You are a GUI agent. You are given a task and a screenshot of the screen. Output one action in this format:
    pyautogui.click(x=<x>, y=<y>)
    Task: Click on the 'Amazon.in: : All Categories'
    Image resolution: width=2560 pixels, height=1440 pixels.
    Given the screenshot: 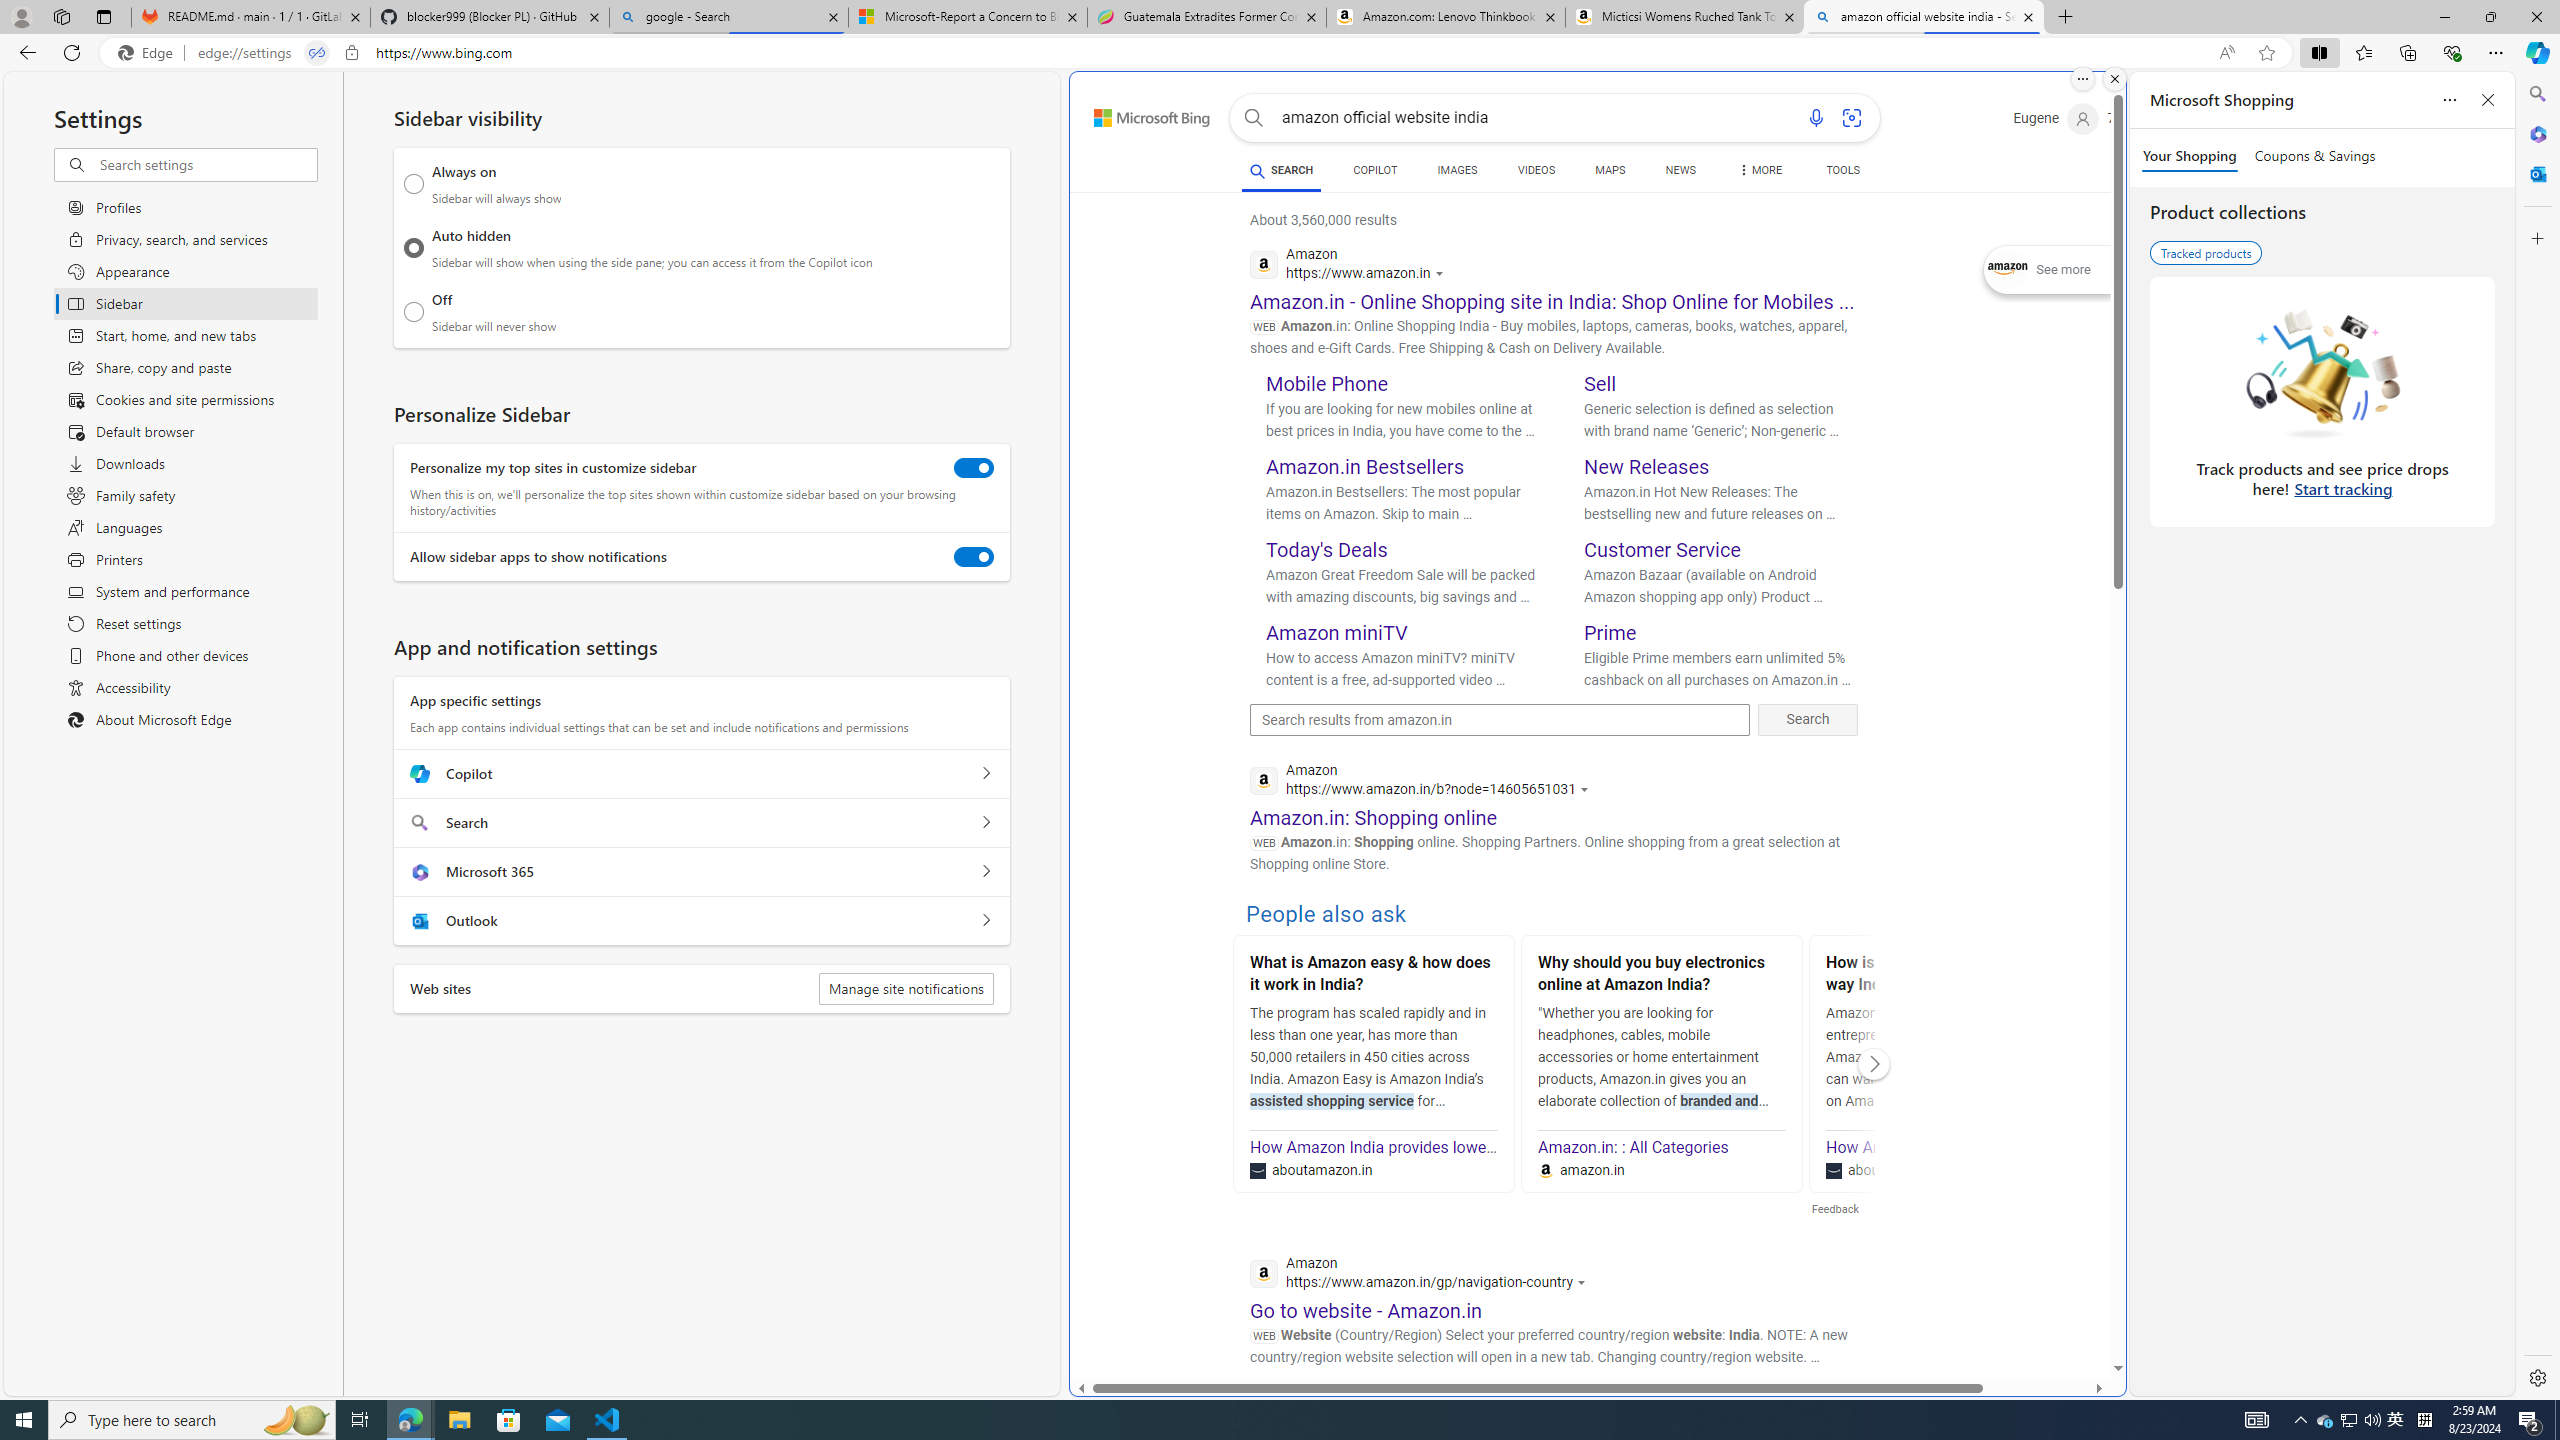 What is the action you would take?
    pyautogui.click(x=1632, y=1146)
    